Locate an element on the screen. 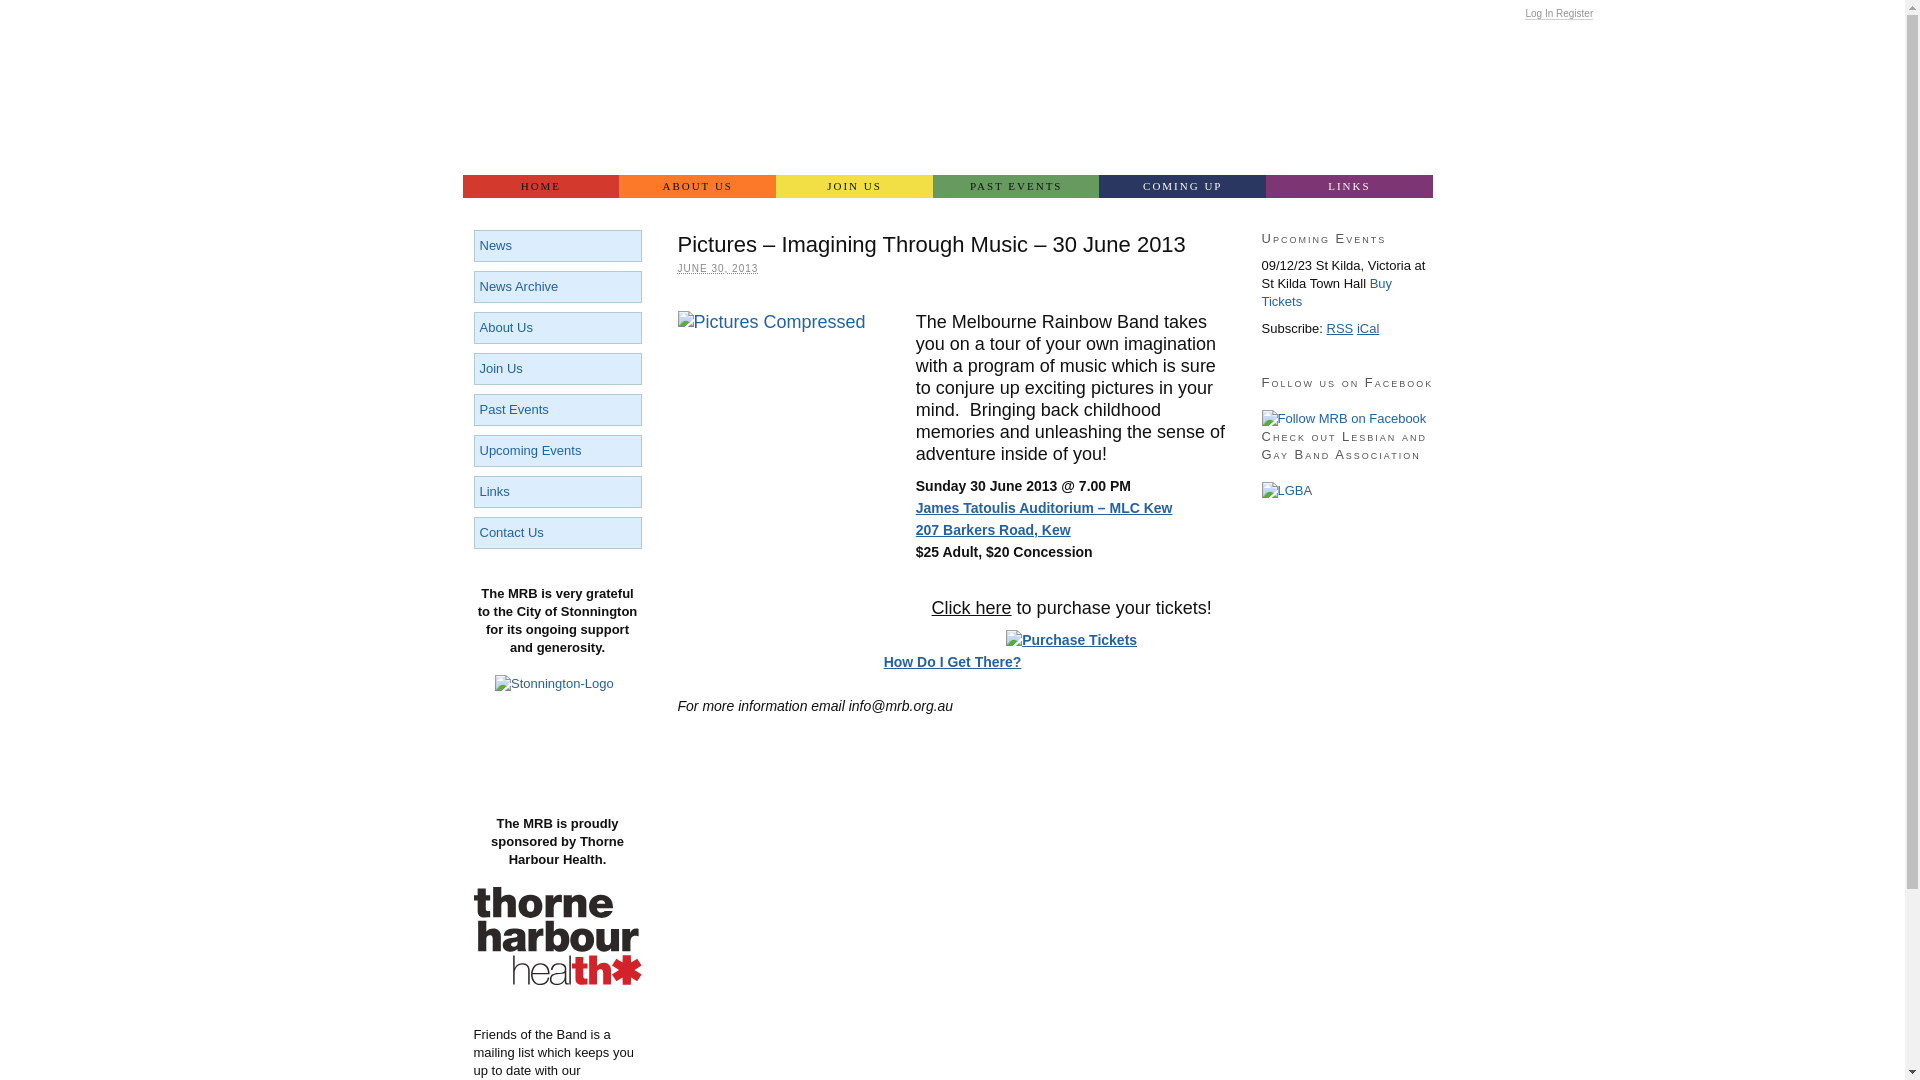 This screenshot has width=1920, height=1080. 'Click here' is located at coordinates (971, 607).